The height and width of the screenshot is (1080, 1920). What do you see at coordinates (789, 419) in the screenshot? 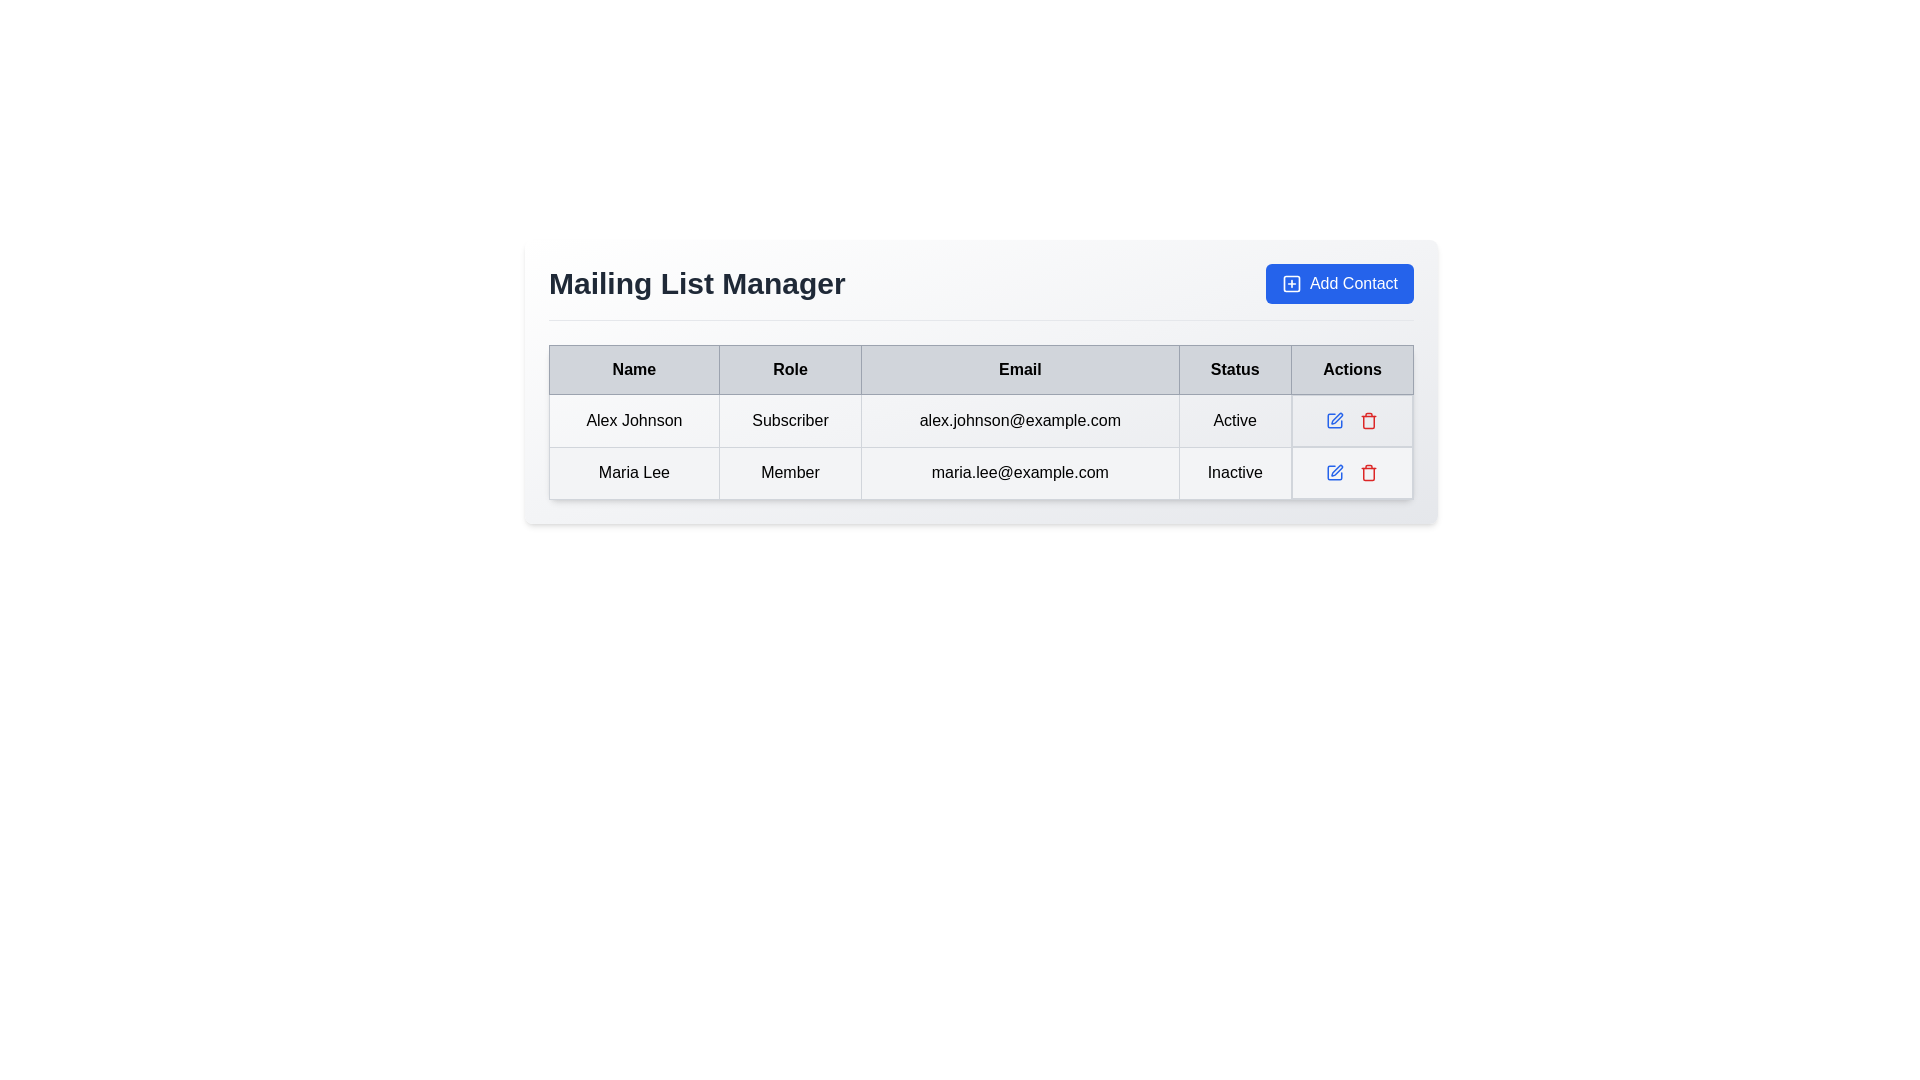
I see `the 'Subscriber' text label in the Role column of the table row for 'Alex Johnson'` at bounding box center [789, 419].